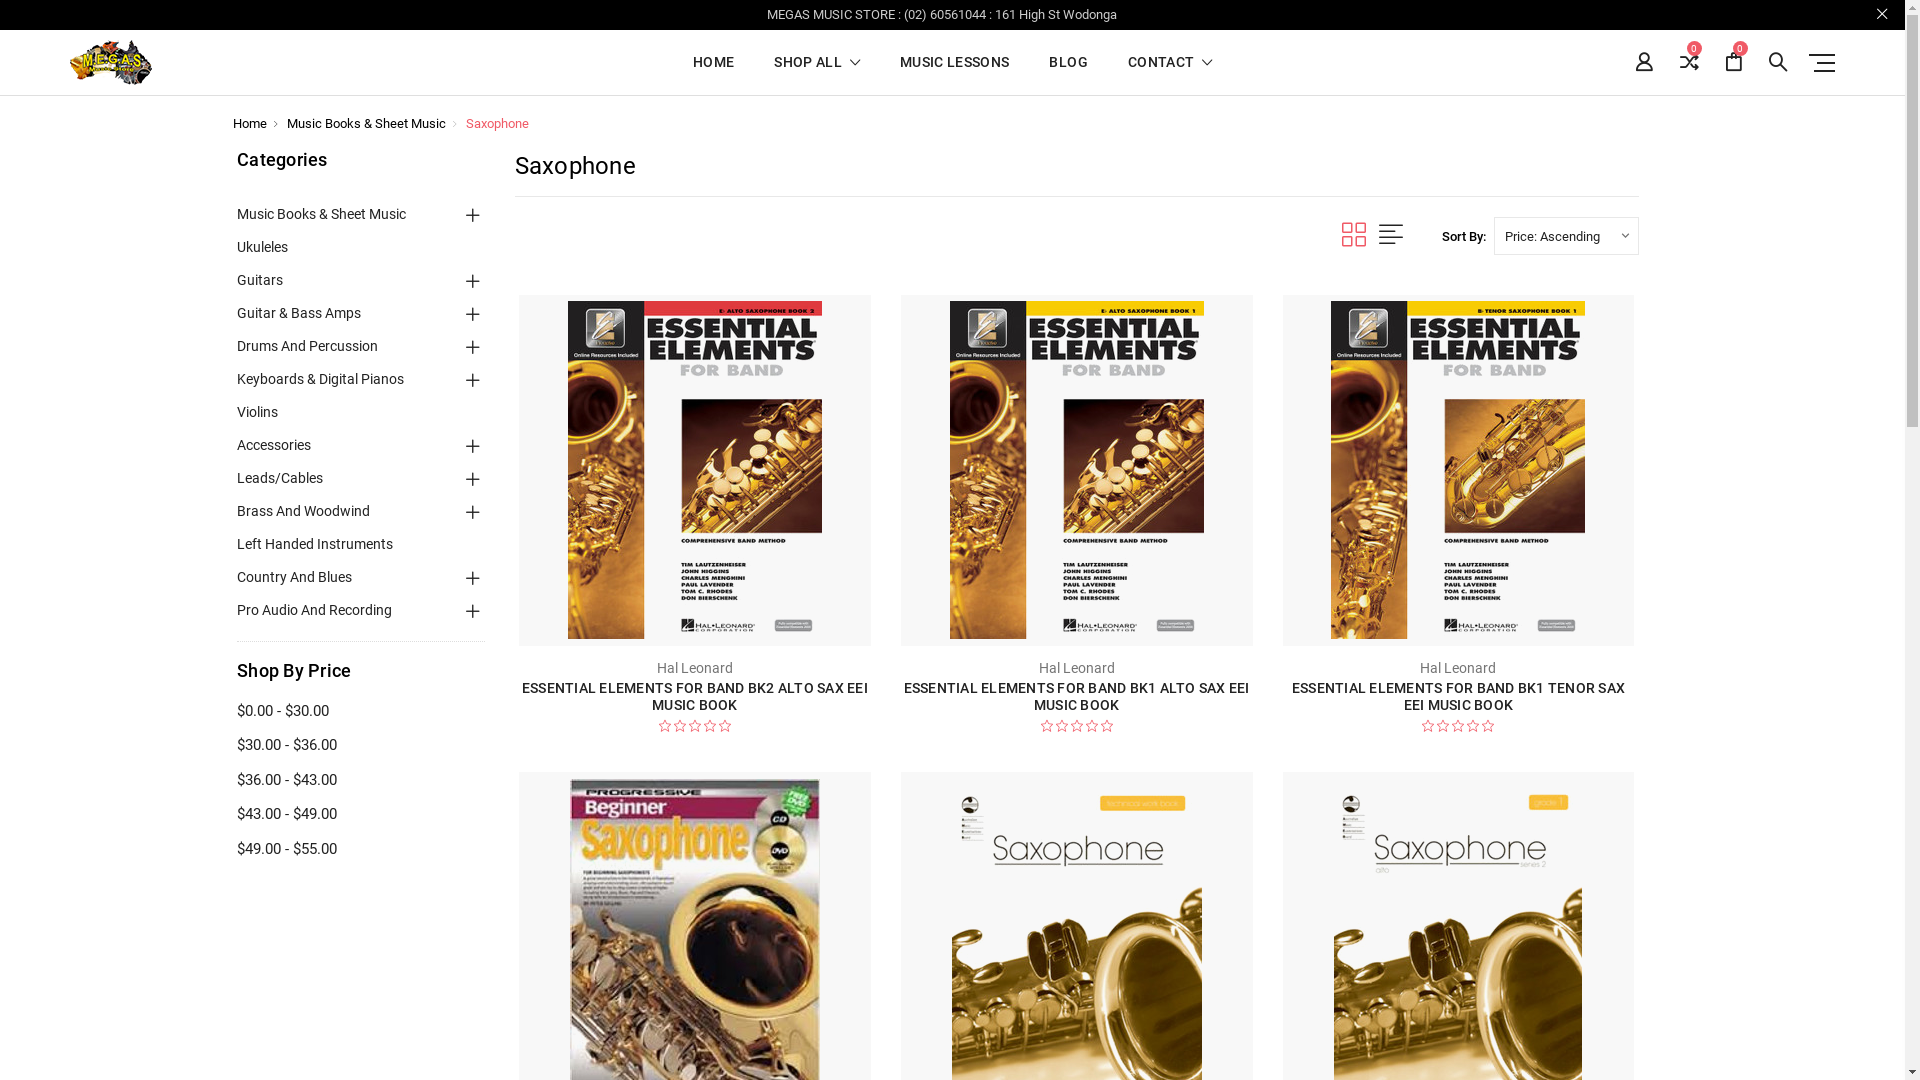 This screenshot has height=1080, width=1920. What do you see at coordinates (1725, 60) in the screenshot?
I see `'0'` at bounding box center [1725, 60].